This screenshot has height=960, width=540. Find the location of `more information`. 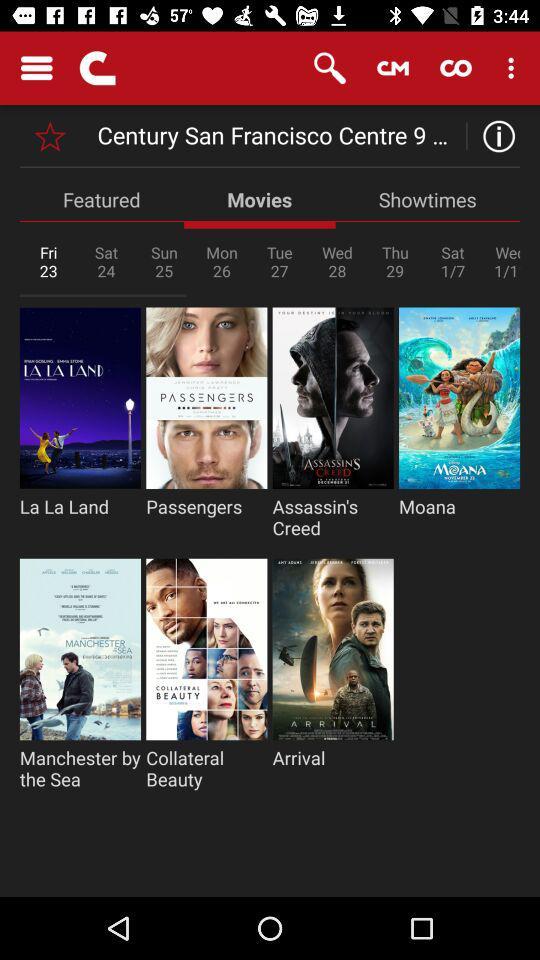

more information is located at coordinates (492, 135).